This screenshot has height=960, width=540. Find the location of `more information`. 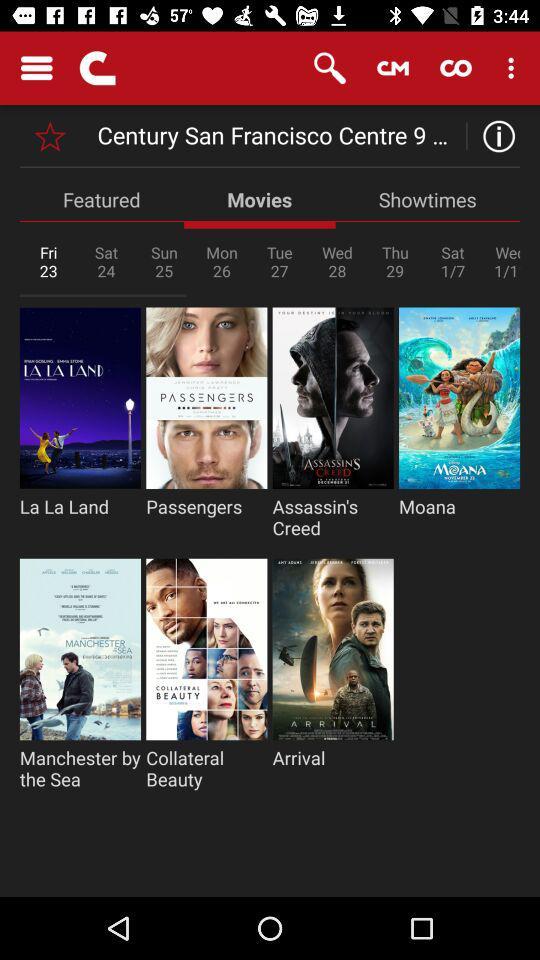

more information is located at coordinates (492, 135).